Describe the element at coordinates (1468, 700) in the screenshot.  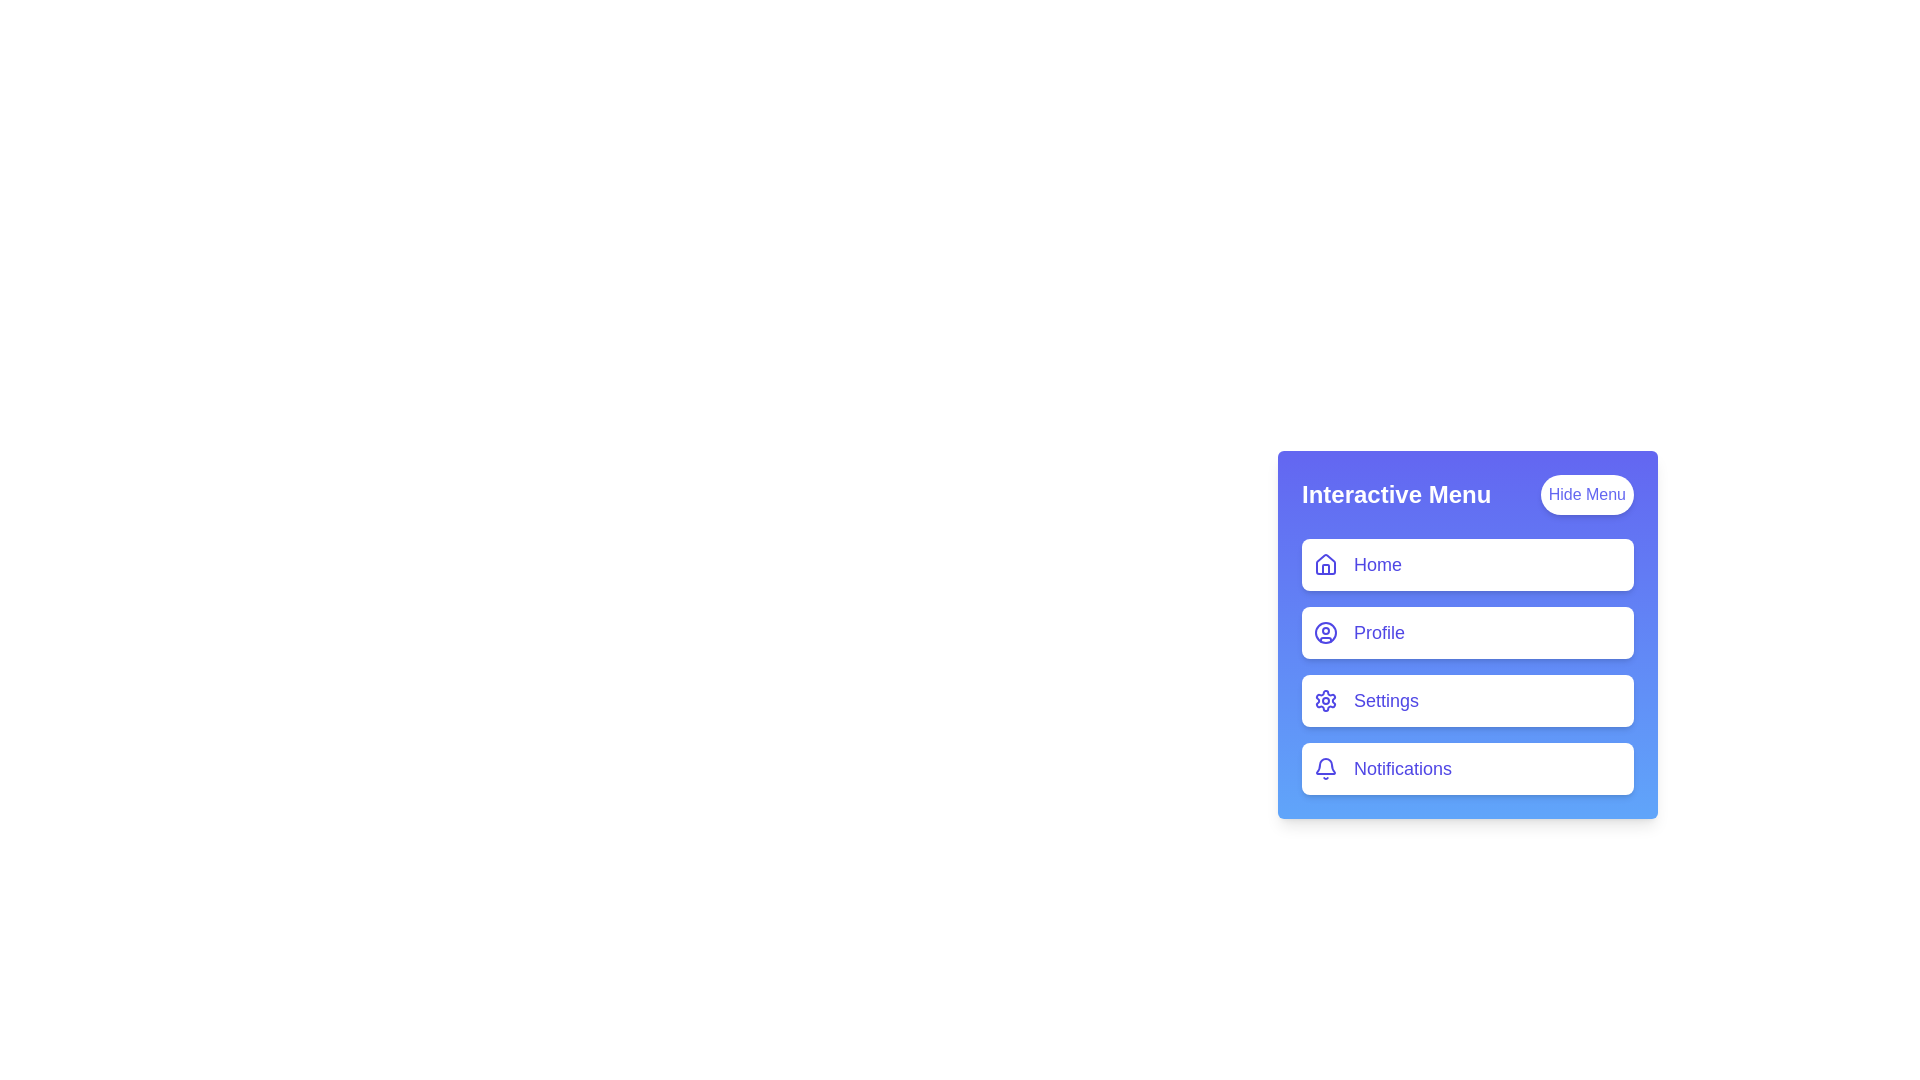
I see `the menu item Settings` at that location.